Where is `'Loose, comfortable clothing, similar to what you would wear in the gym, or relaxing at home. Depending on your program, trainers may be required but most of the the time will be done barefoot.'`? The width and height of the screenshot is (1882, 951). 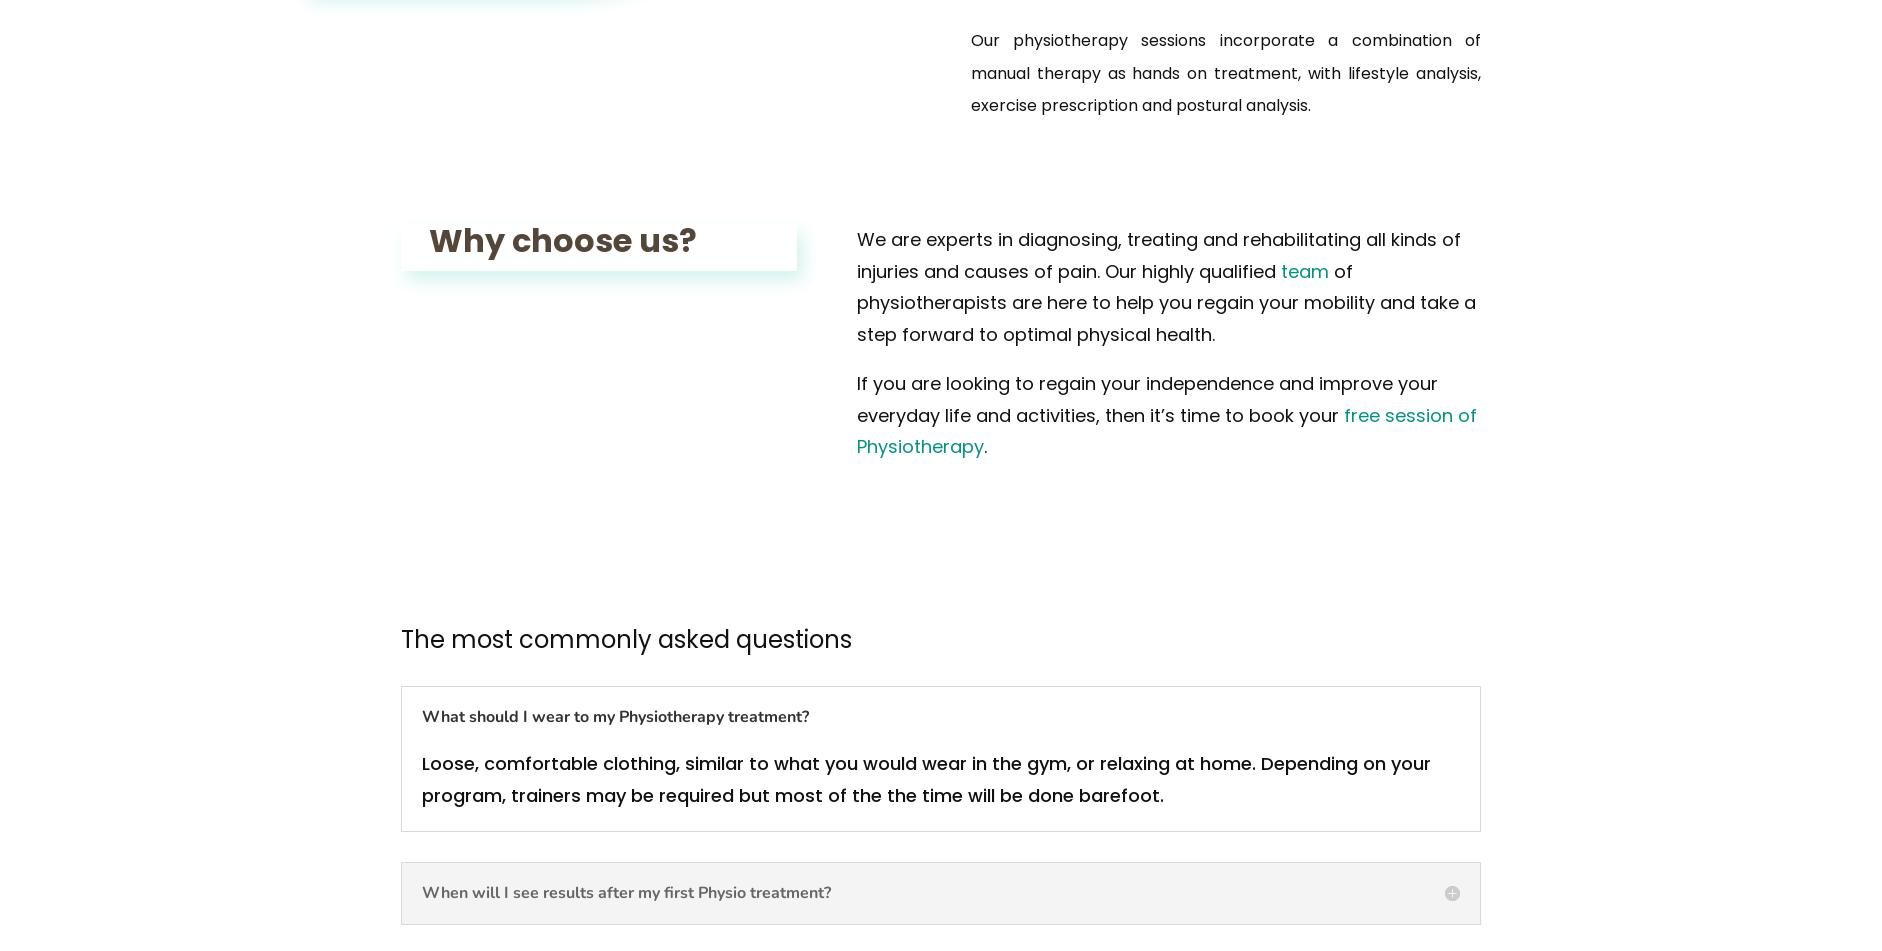
'Loose, comfortable clothing, similar to what you would wear in the gym, or relaxing at home. Depending on your program, trainers may be required but most of the the time will be done barefoot.' is located at coordinates (926, 777).